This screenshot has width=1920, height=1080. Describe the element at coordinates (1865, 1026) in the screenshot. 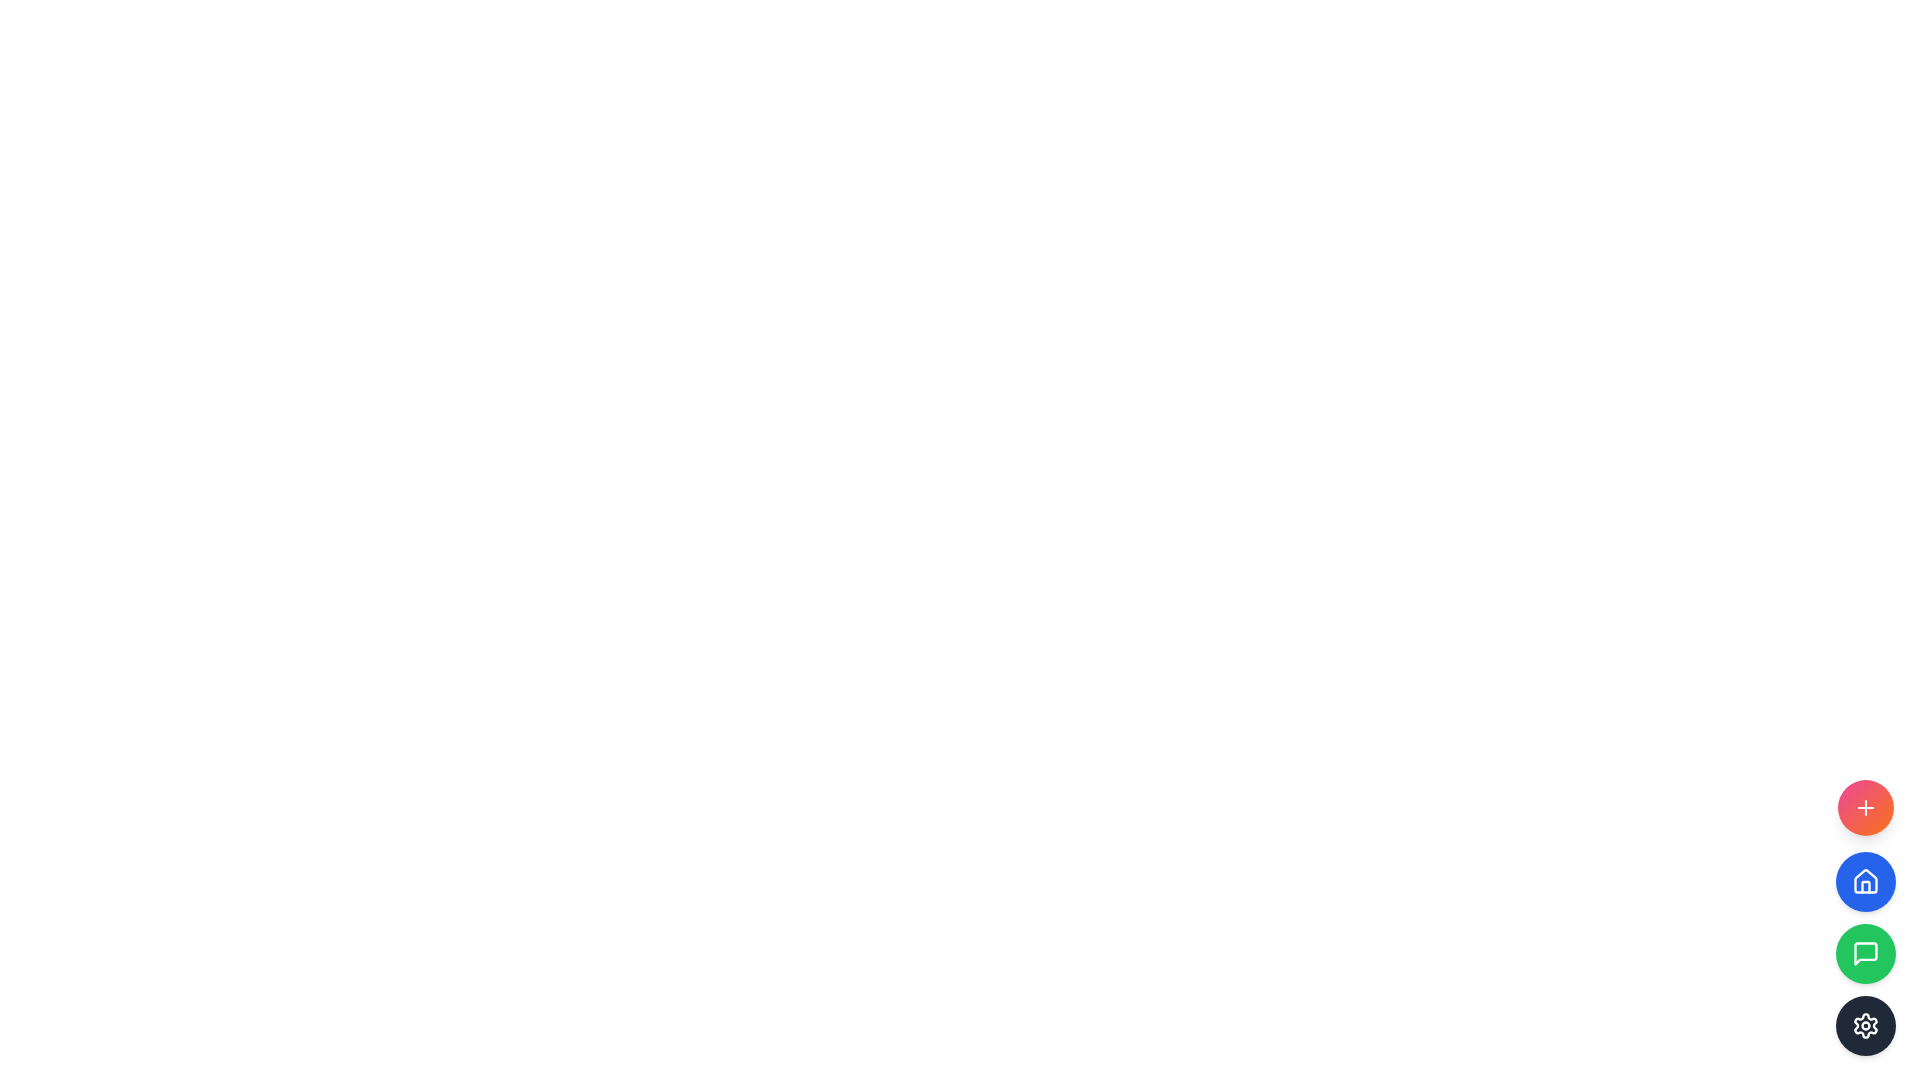

I see `the circular button with a dark background and a white gear icon` at that location.